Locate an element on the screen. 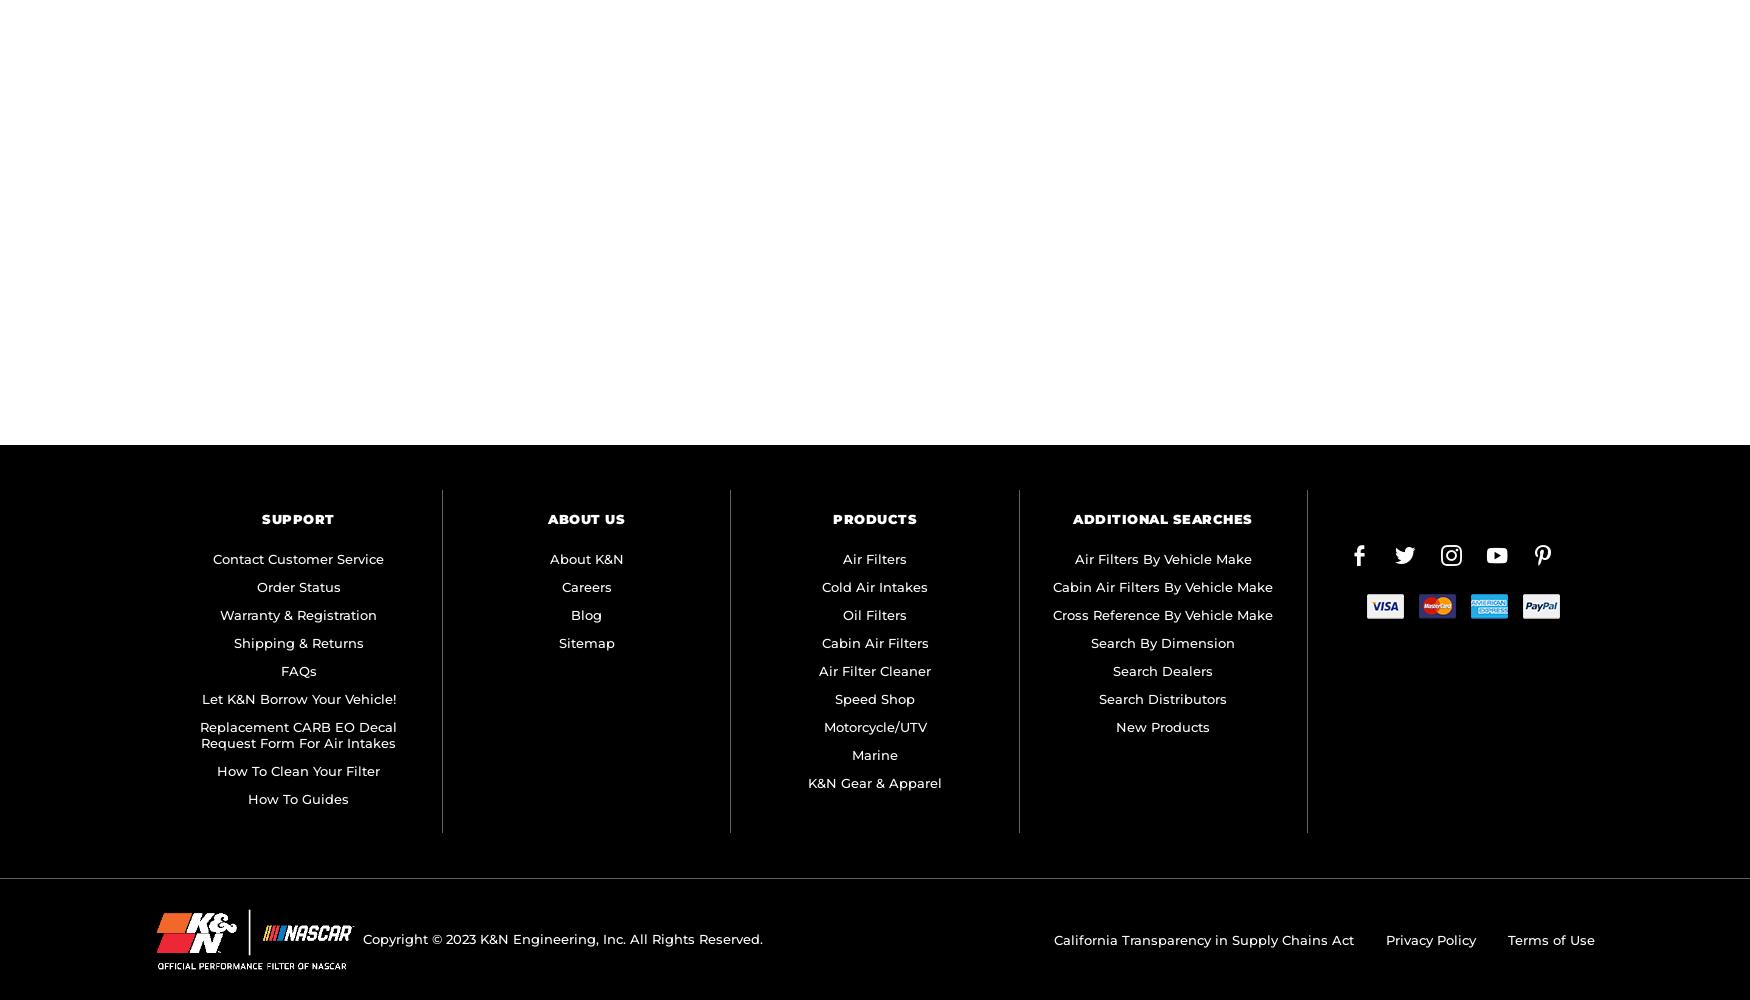  'Shipping & Returns' is located at coordinates (297, 643).